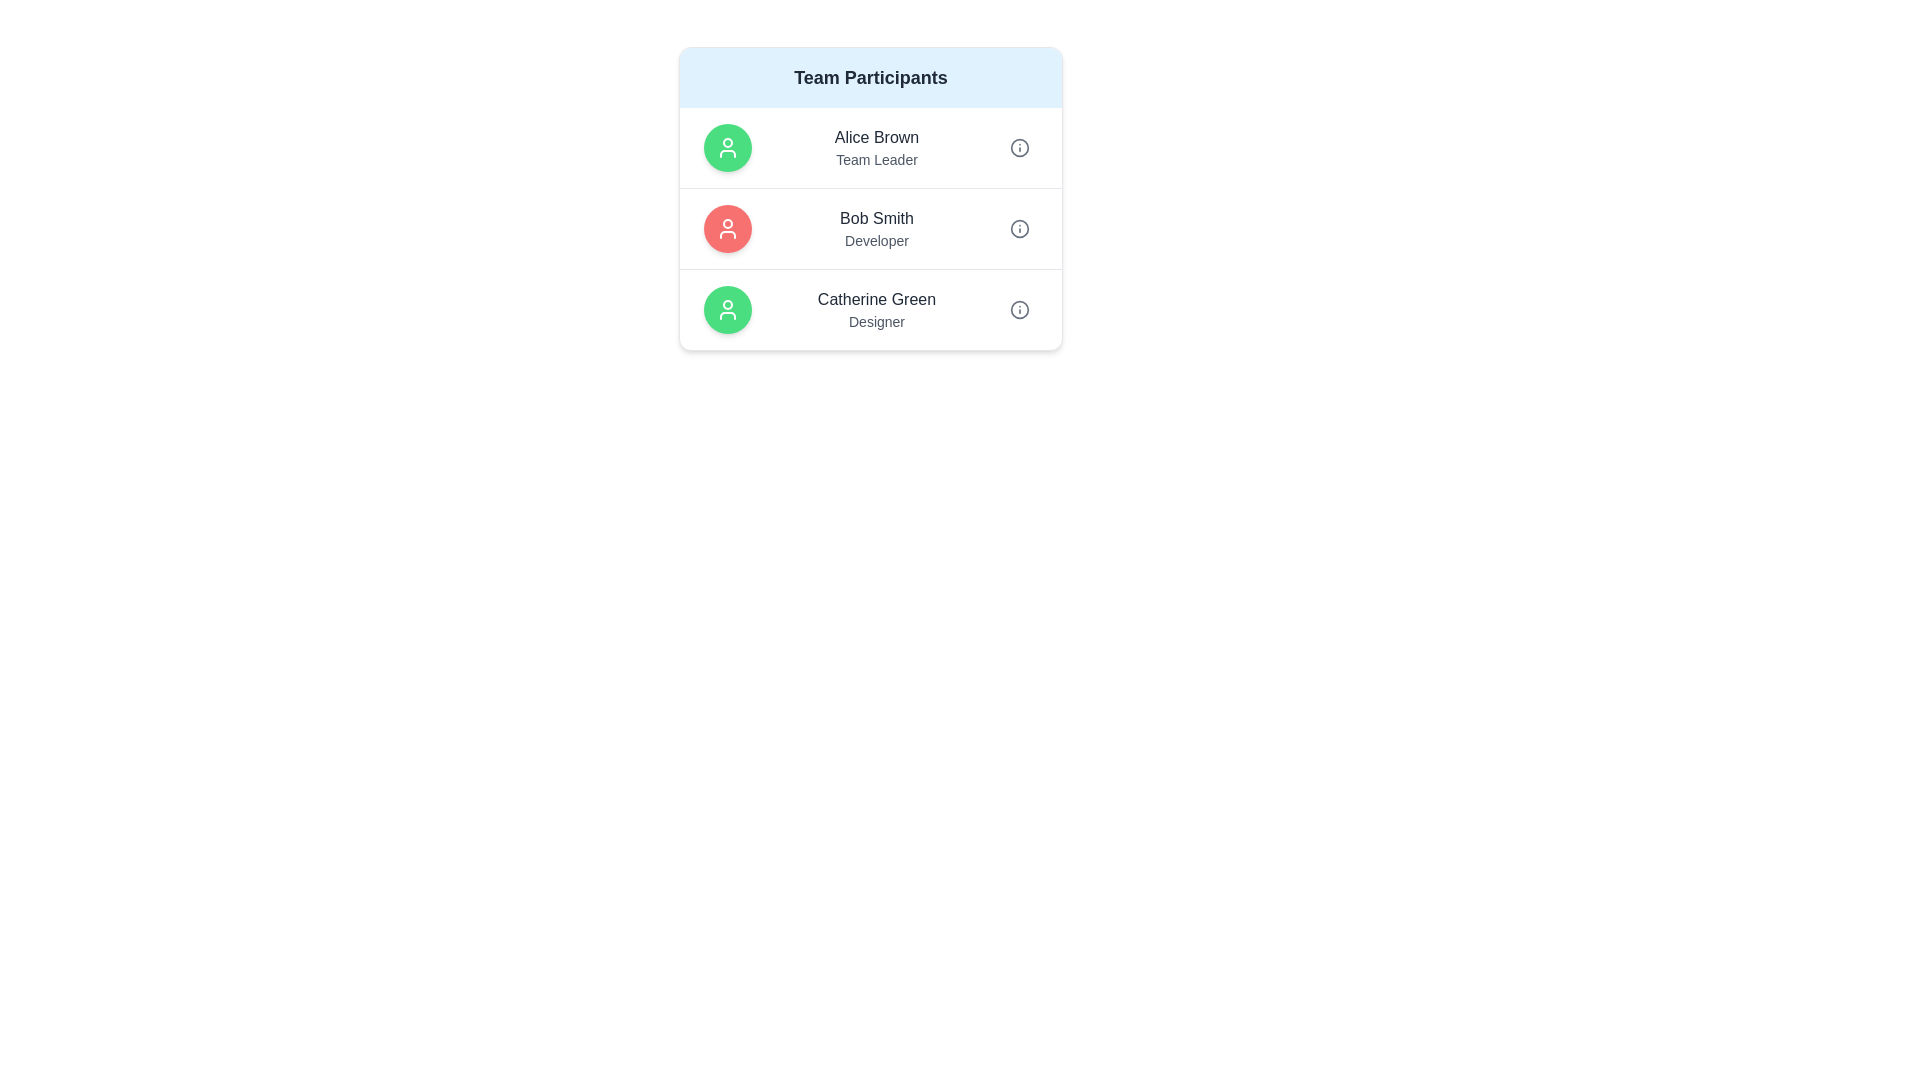  What do you see at coordinates (1019, 227) in the screenshot?
I see `the information icon button located to the right of the 'Bob Smith Developer' row in the 'Team Participants' section` at bounding box center [1019, 227].